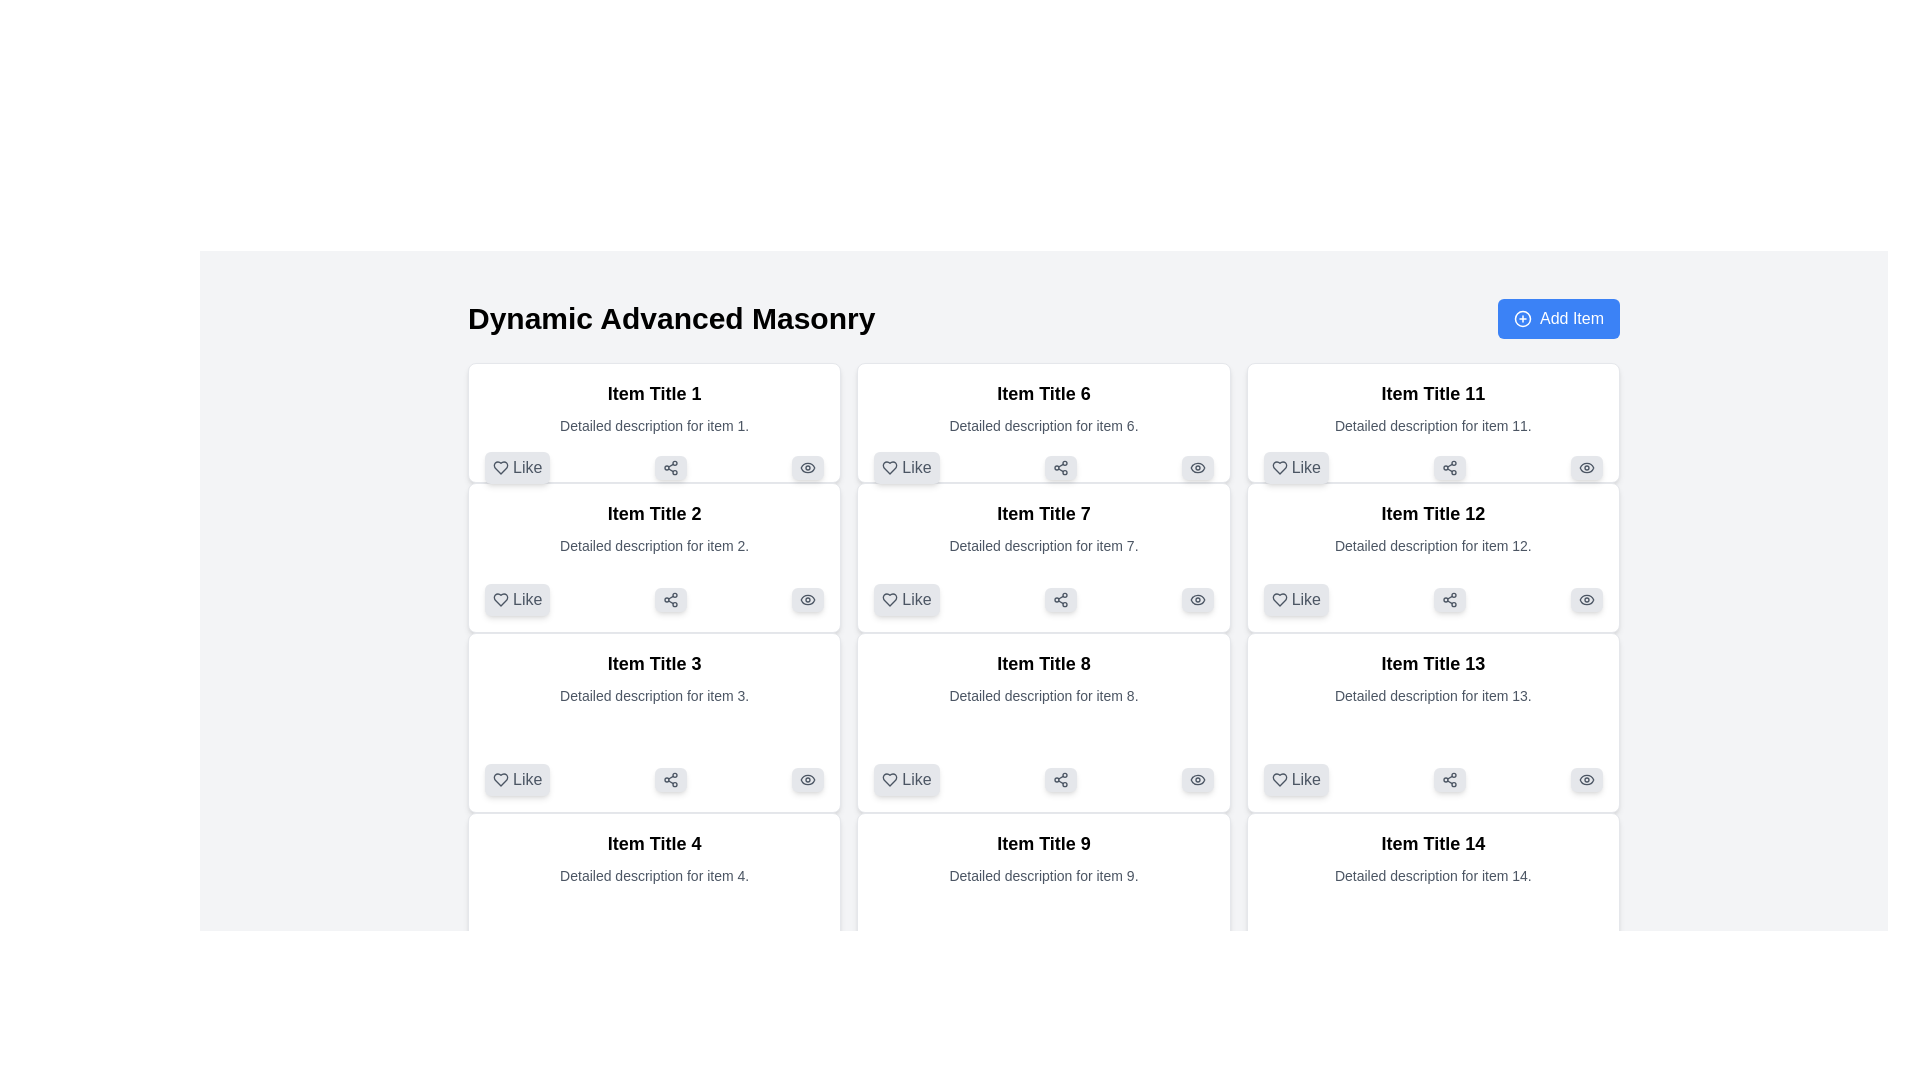  Describe the element at coordinates (1586, 467) in the screenshot. I see `the visibility icon located in the top-right corner of the card labeled 'Item Title 11'` at that location.